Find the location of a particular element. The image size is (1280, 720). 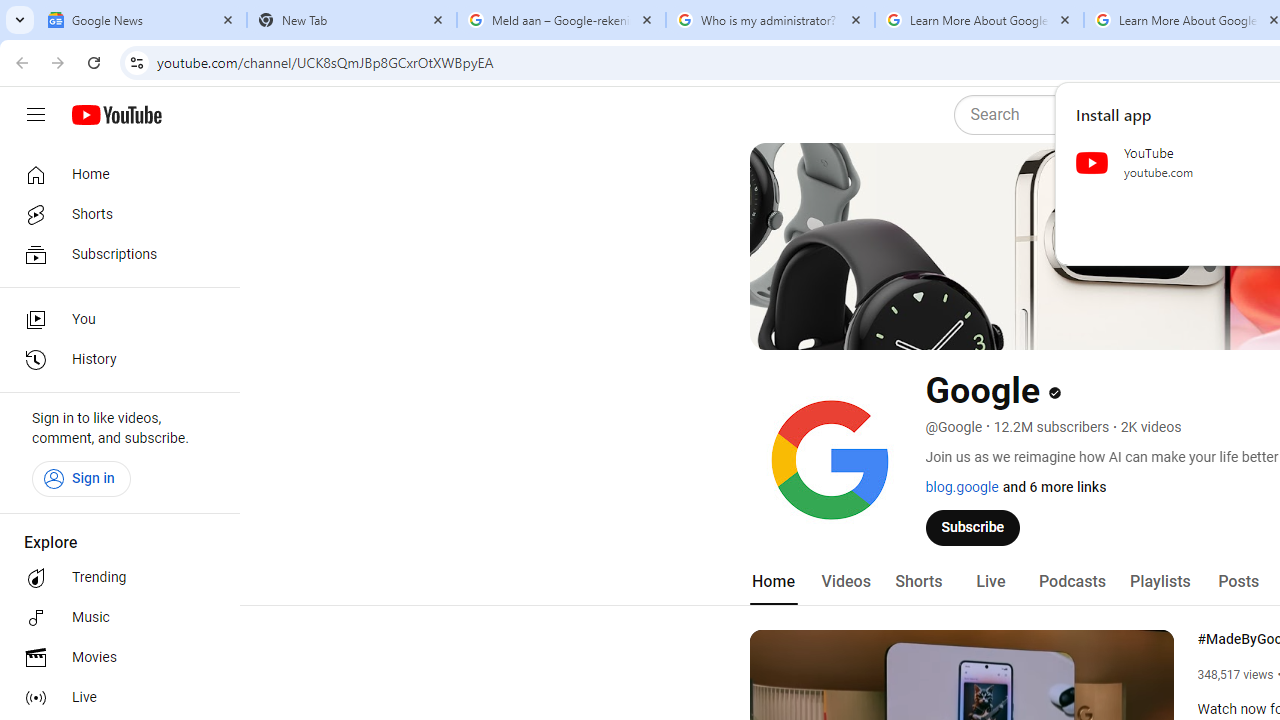

'Live' is located at coordinates (990, 581).